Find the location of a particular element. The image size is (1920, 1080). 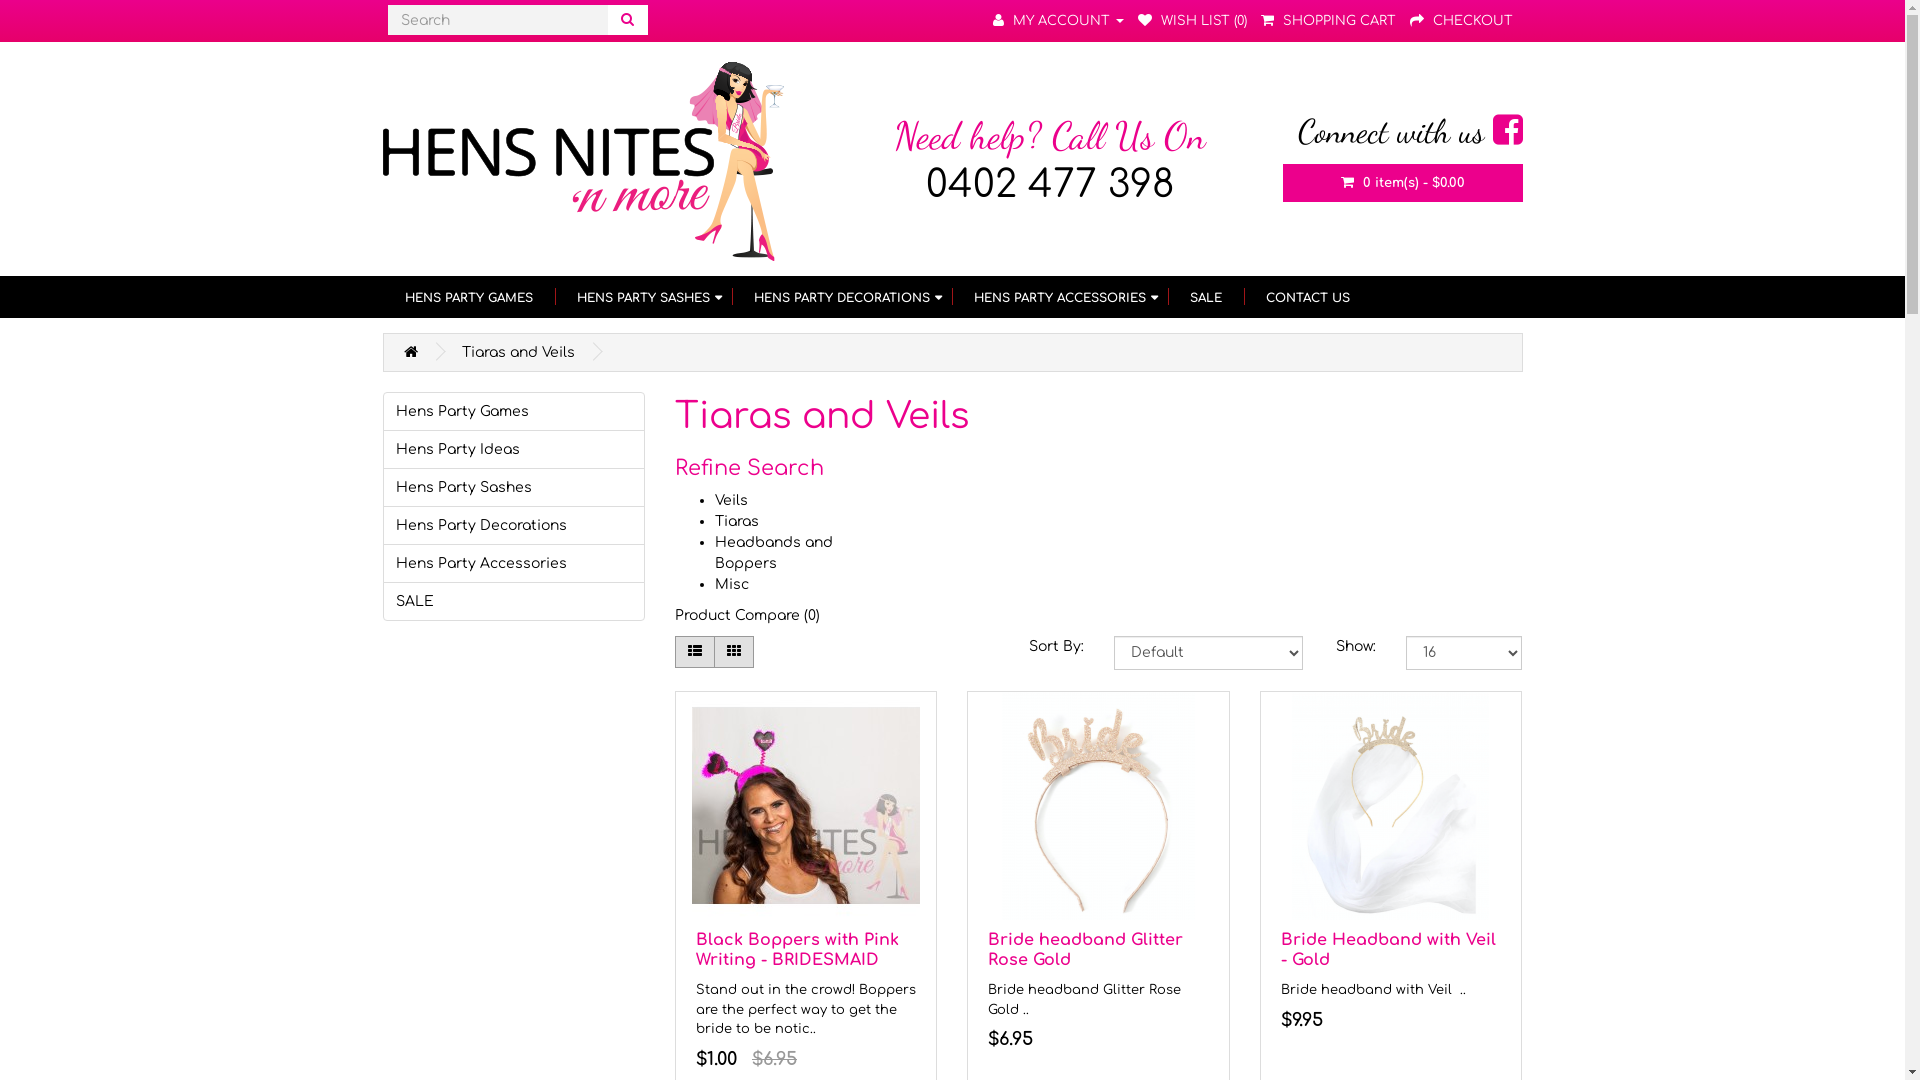

'HENS PARTY SASHES' is located at coordinates (553, 297).